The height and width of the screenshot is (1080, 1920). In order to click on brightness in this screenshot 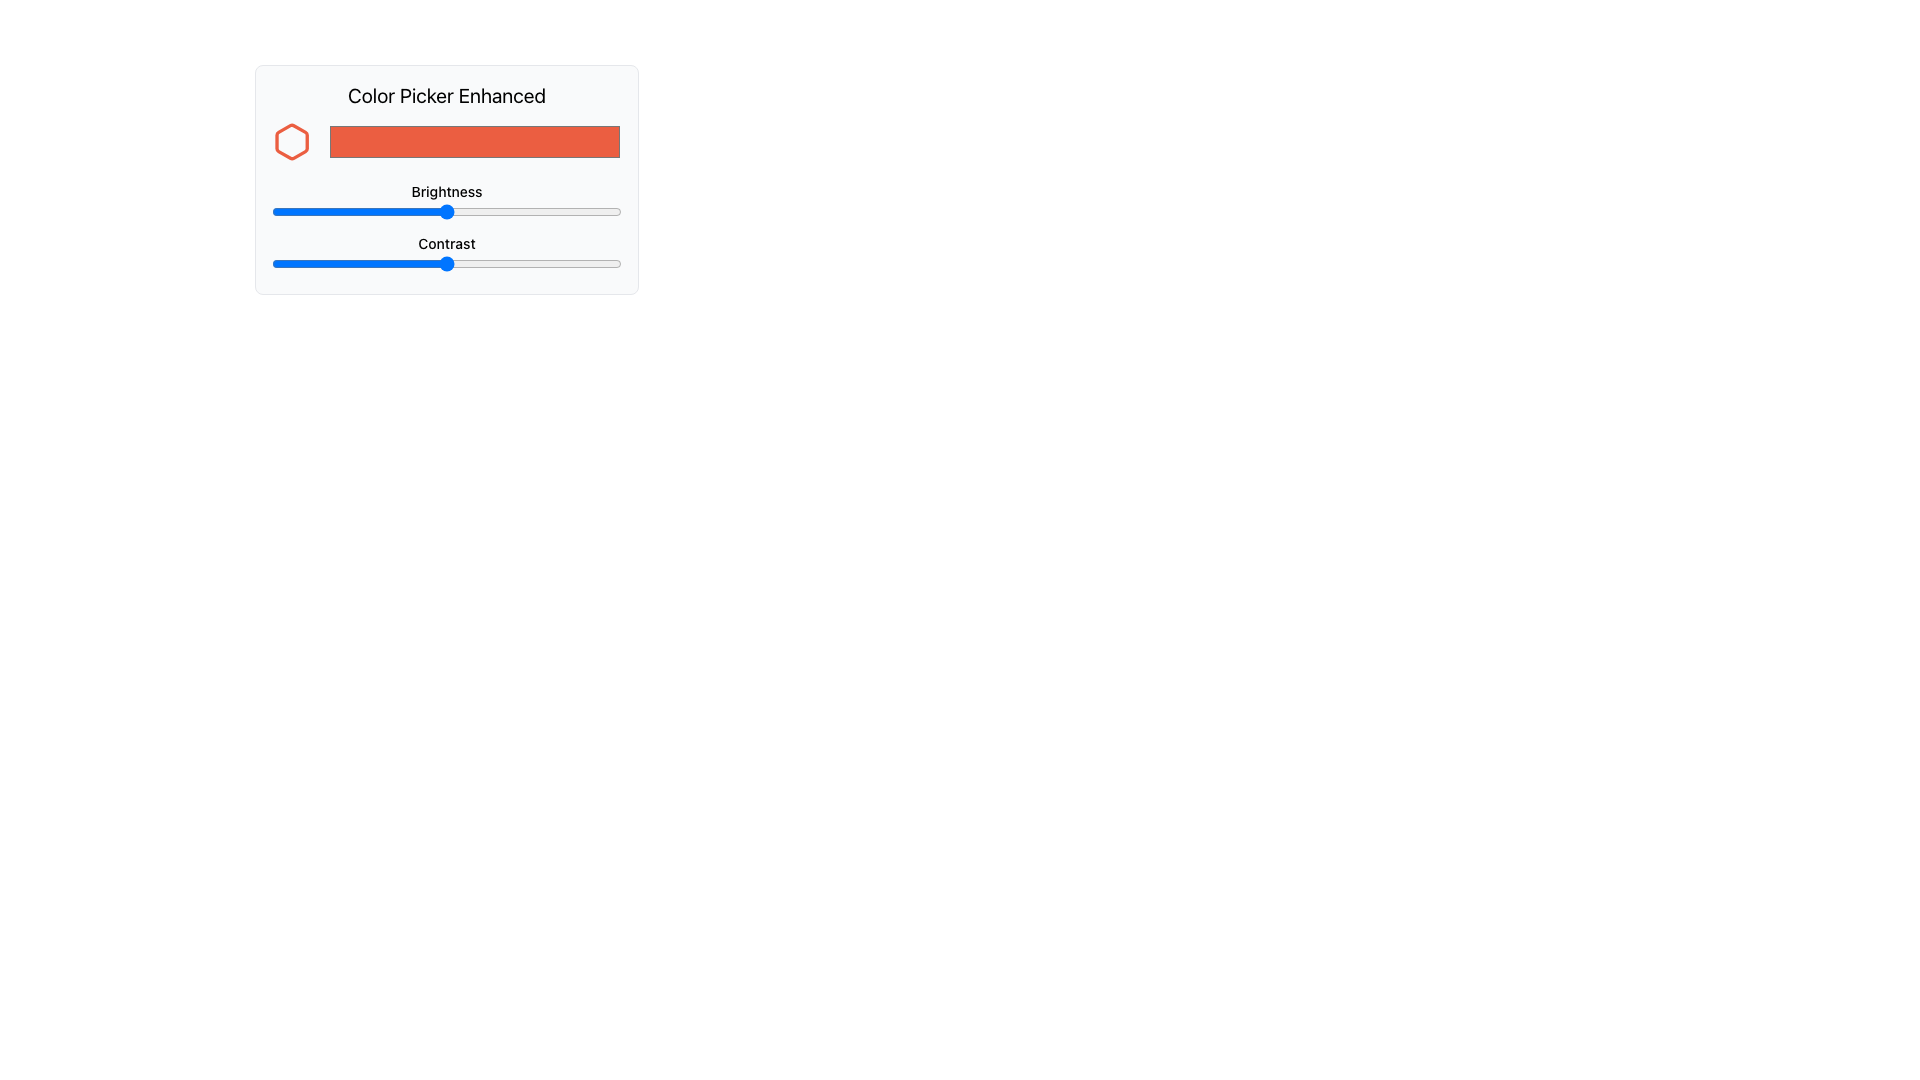, I will do `click(435, 212)`.